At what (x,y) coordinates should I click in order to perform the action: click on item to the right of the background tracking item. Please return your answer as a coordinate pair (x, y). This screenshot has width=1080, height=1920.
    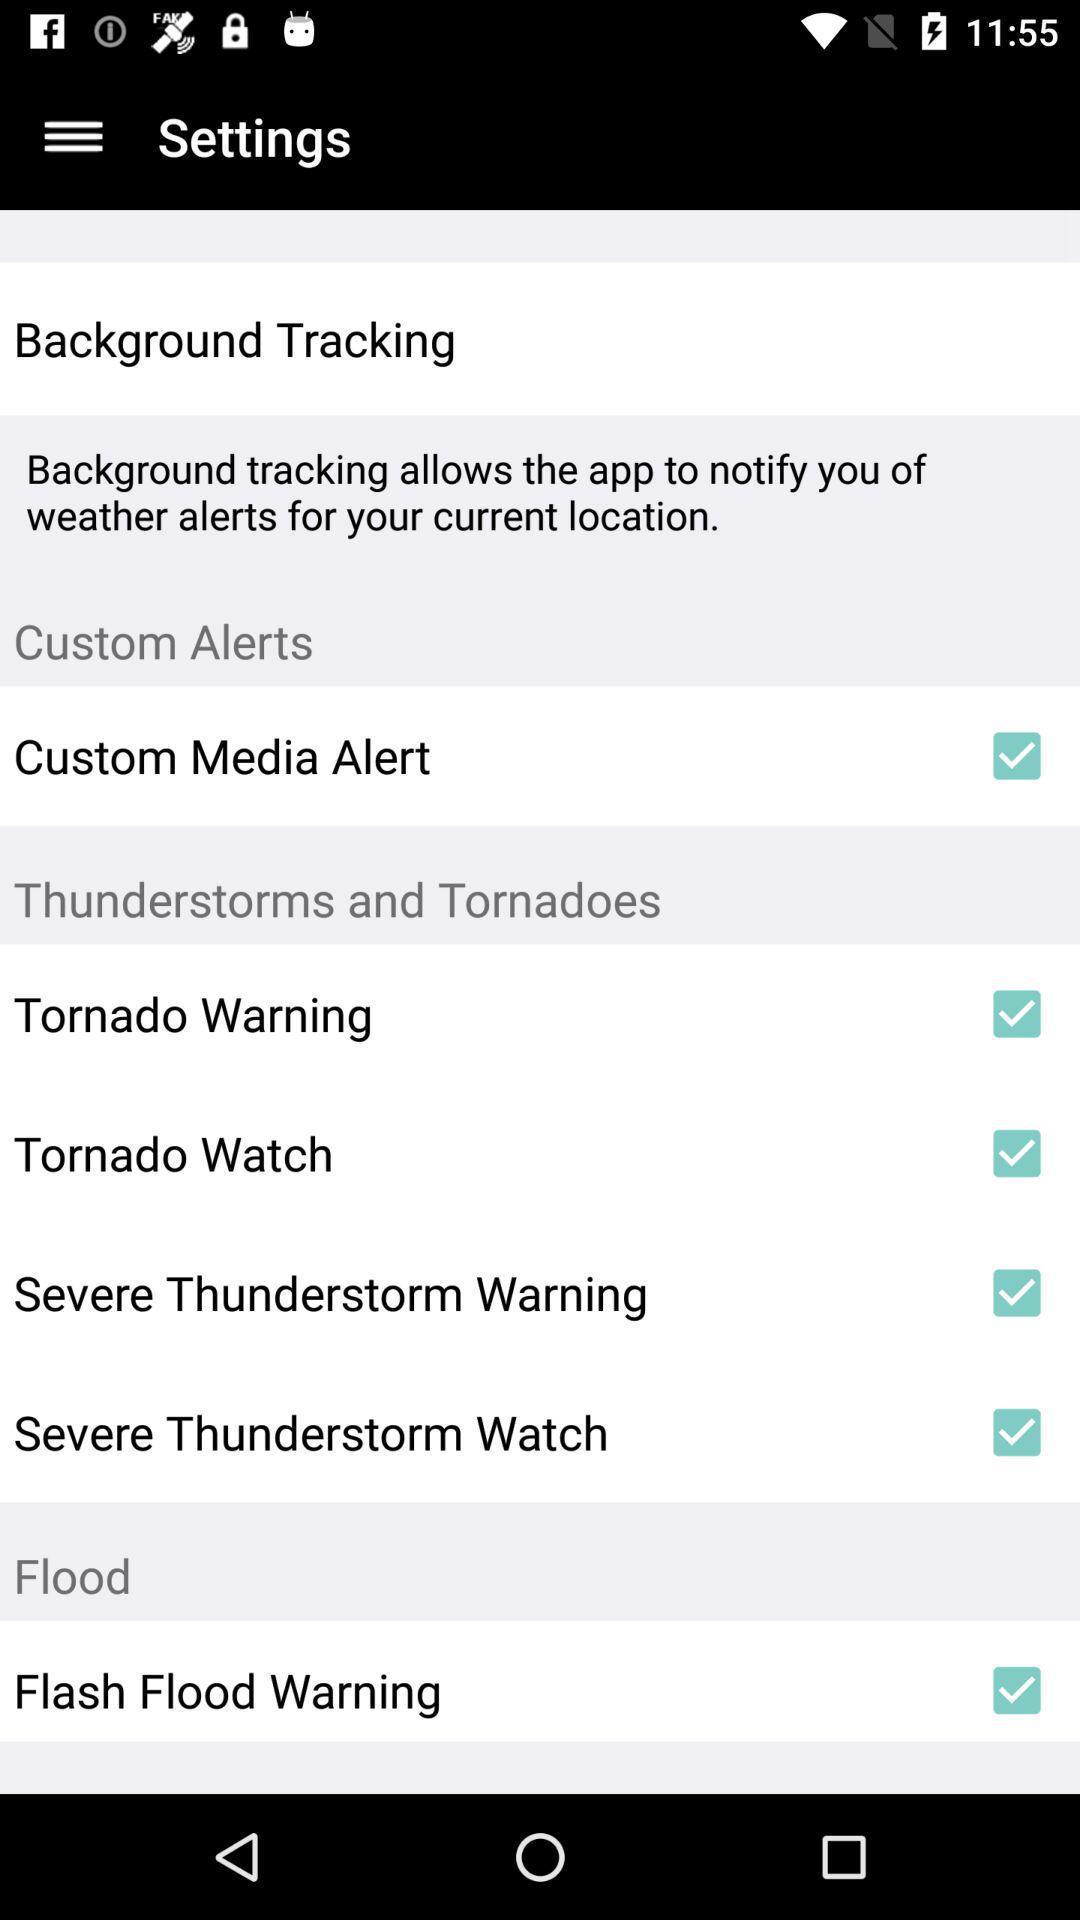
    Looking at the image, I should click on (1017, 339).